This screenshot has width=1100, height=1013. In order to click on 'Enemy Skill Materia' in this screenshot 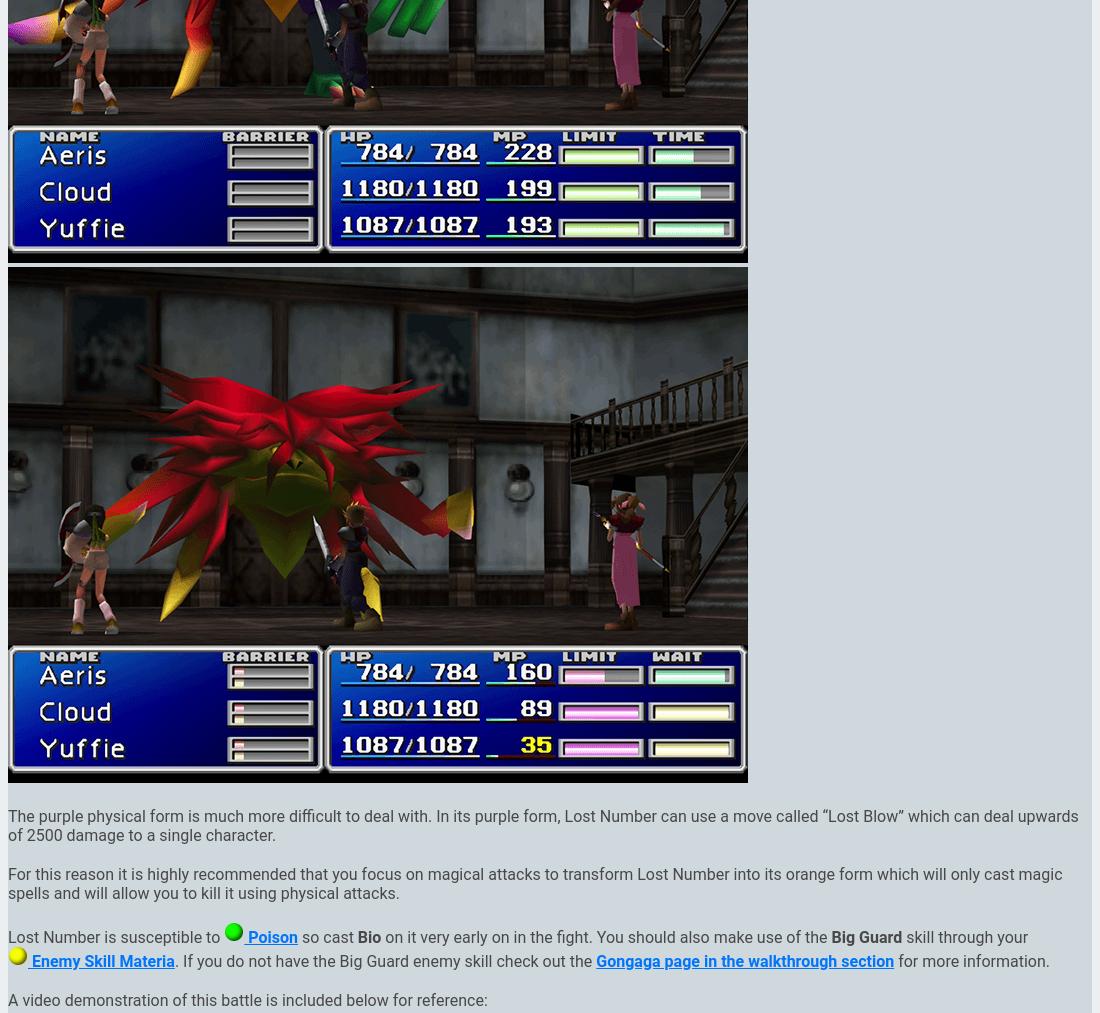, I will do `click(100, 960)`.